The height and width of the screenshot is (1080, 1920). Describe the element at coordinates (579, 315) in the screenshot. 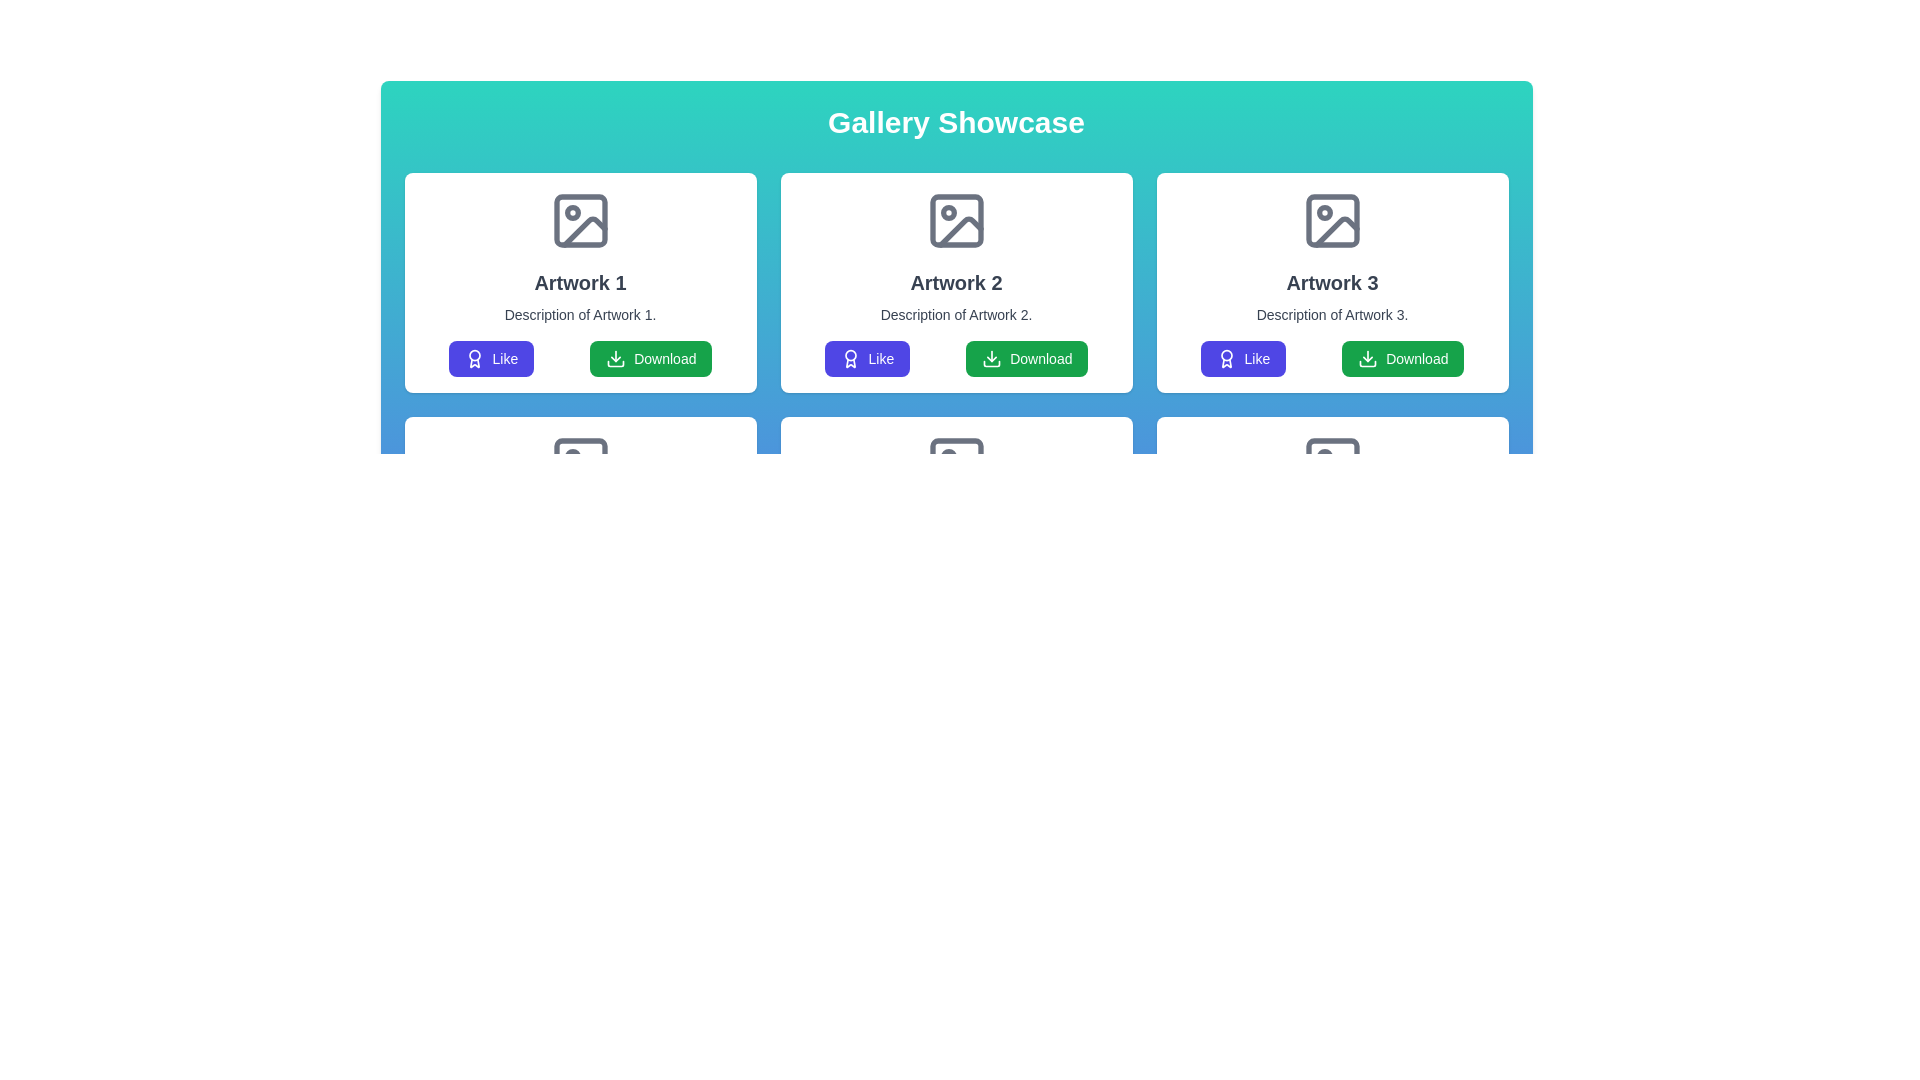

I see `the text block that provides a description of 'Artwork 1', which is located directly below the title and above the 'Like' and 'Download' buttons` at that location.